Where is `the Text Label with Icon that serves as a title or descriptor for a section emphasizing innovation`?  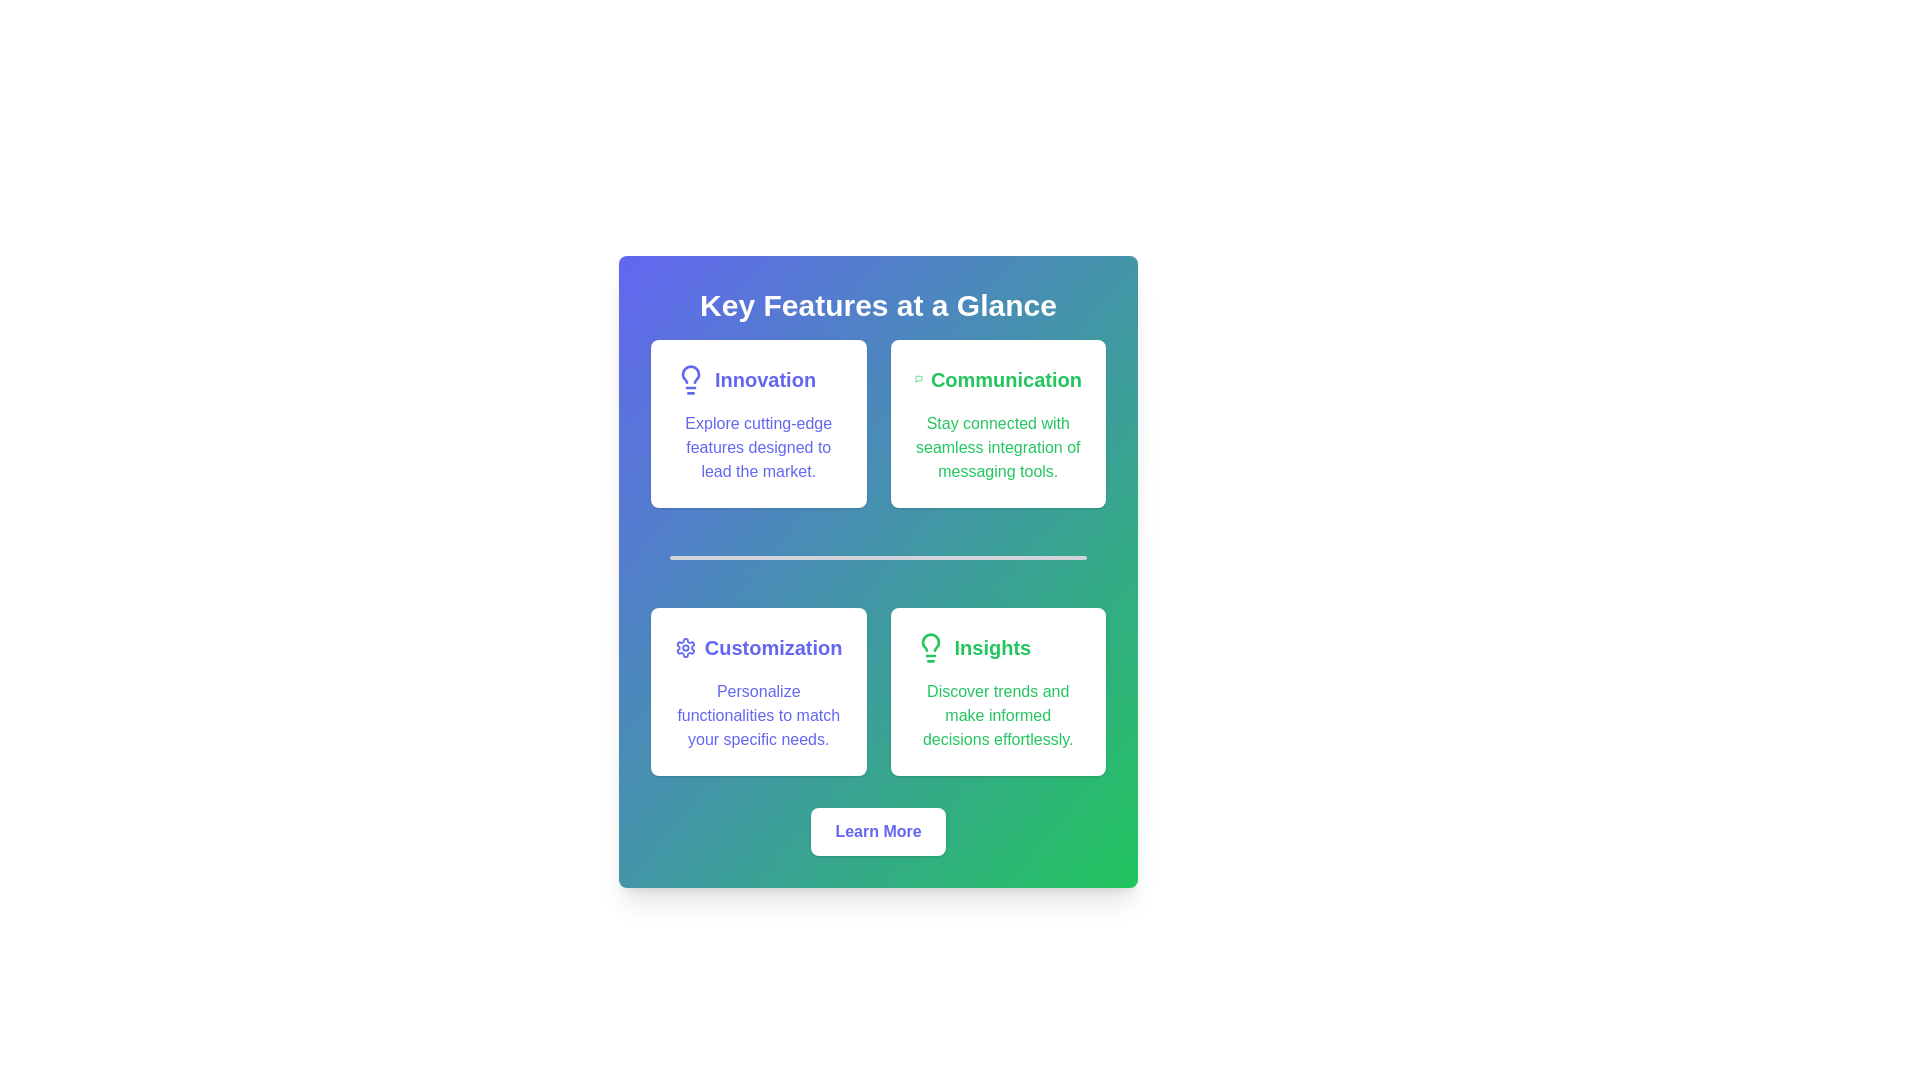
the Text Label with Icon that serves as a title or descriptor for a section emphasizing innovation is located at coordinates (757, 380).